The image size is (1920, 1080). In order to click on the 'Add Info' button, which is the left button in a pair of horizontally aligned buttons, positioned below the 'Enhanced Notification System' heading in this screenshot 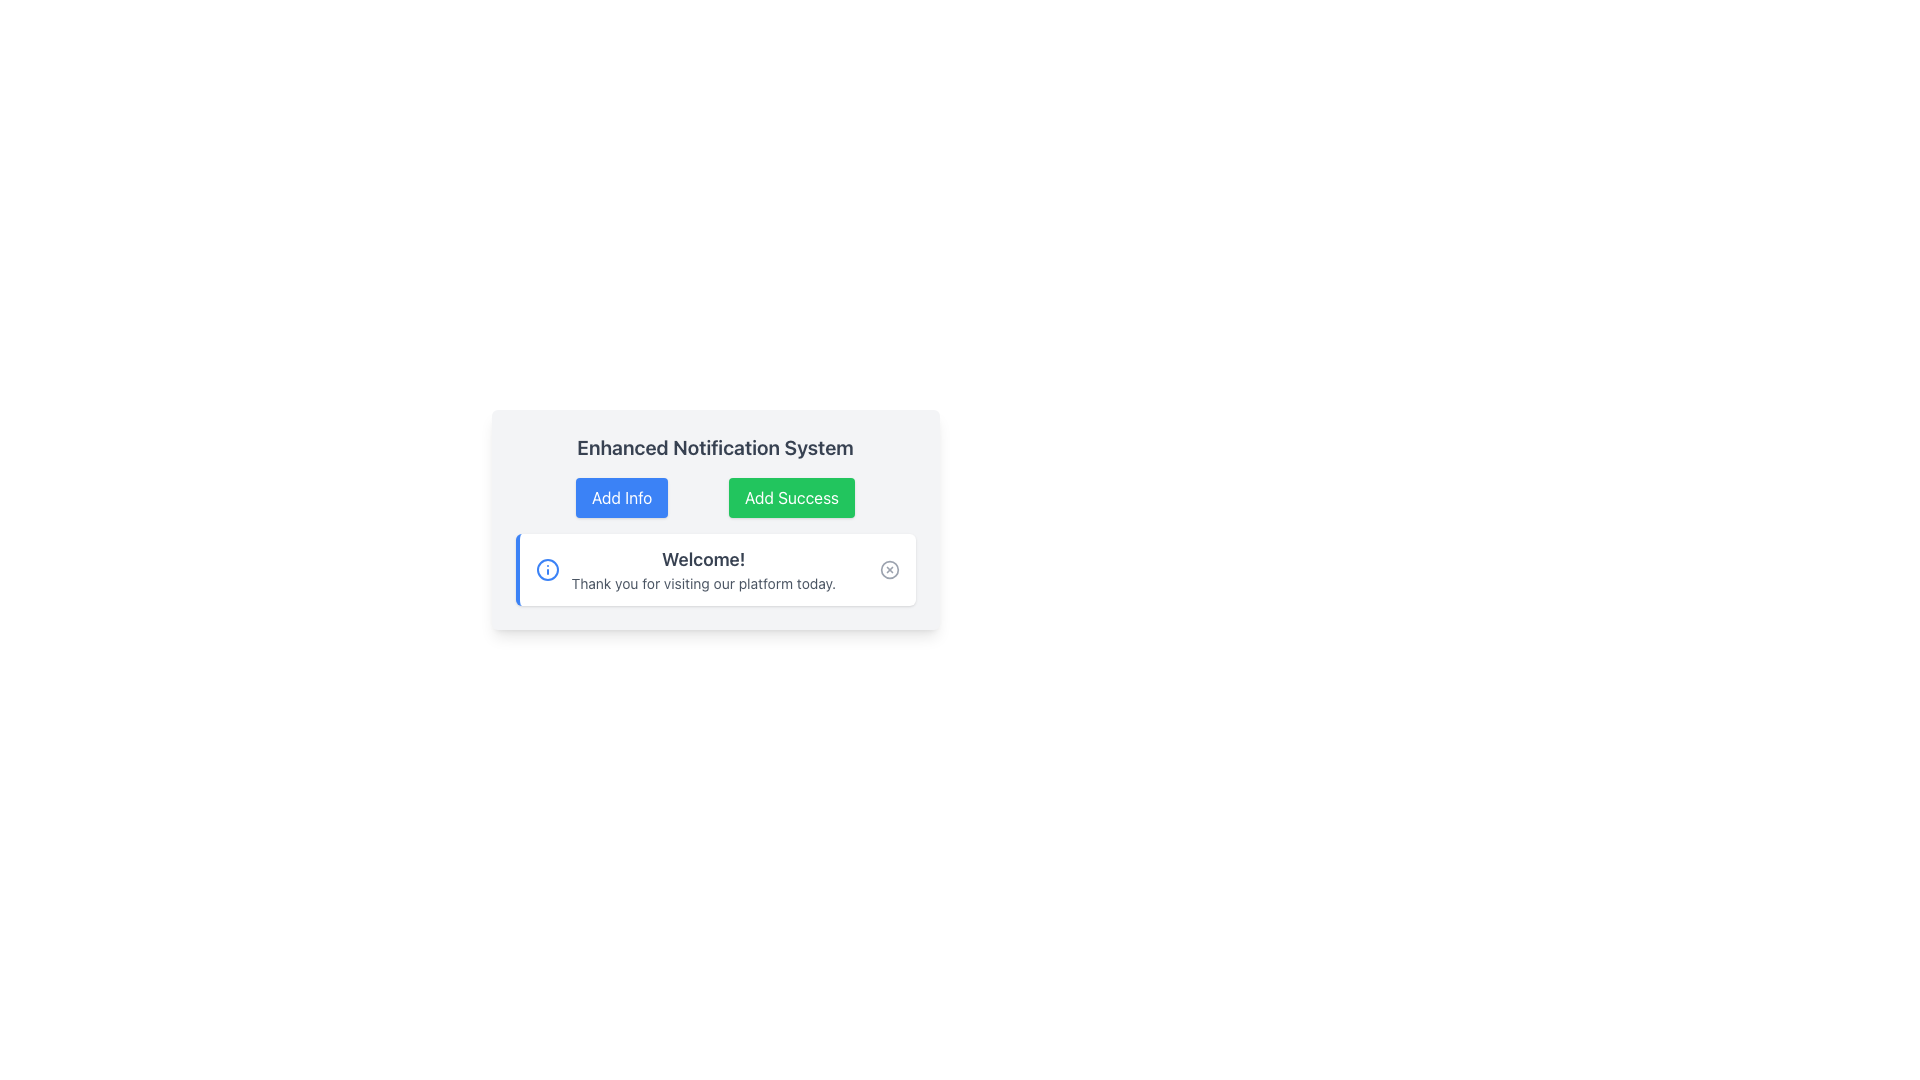, I will do `click(621, 496)`.